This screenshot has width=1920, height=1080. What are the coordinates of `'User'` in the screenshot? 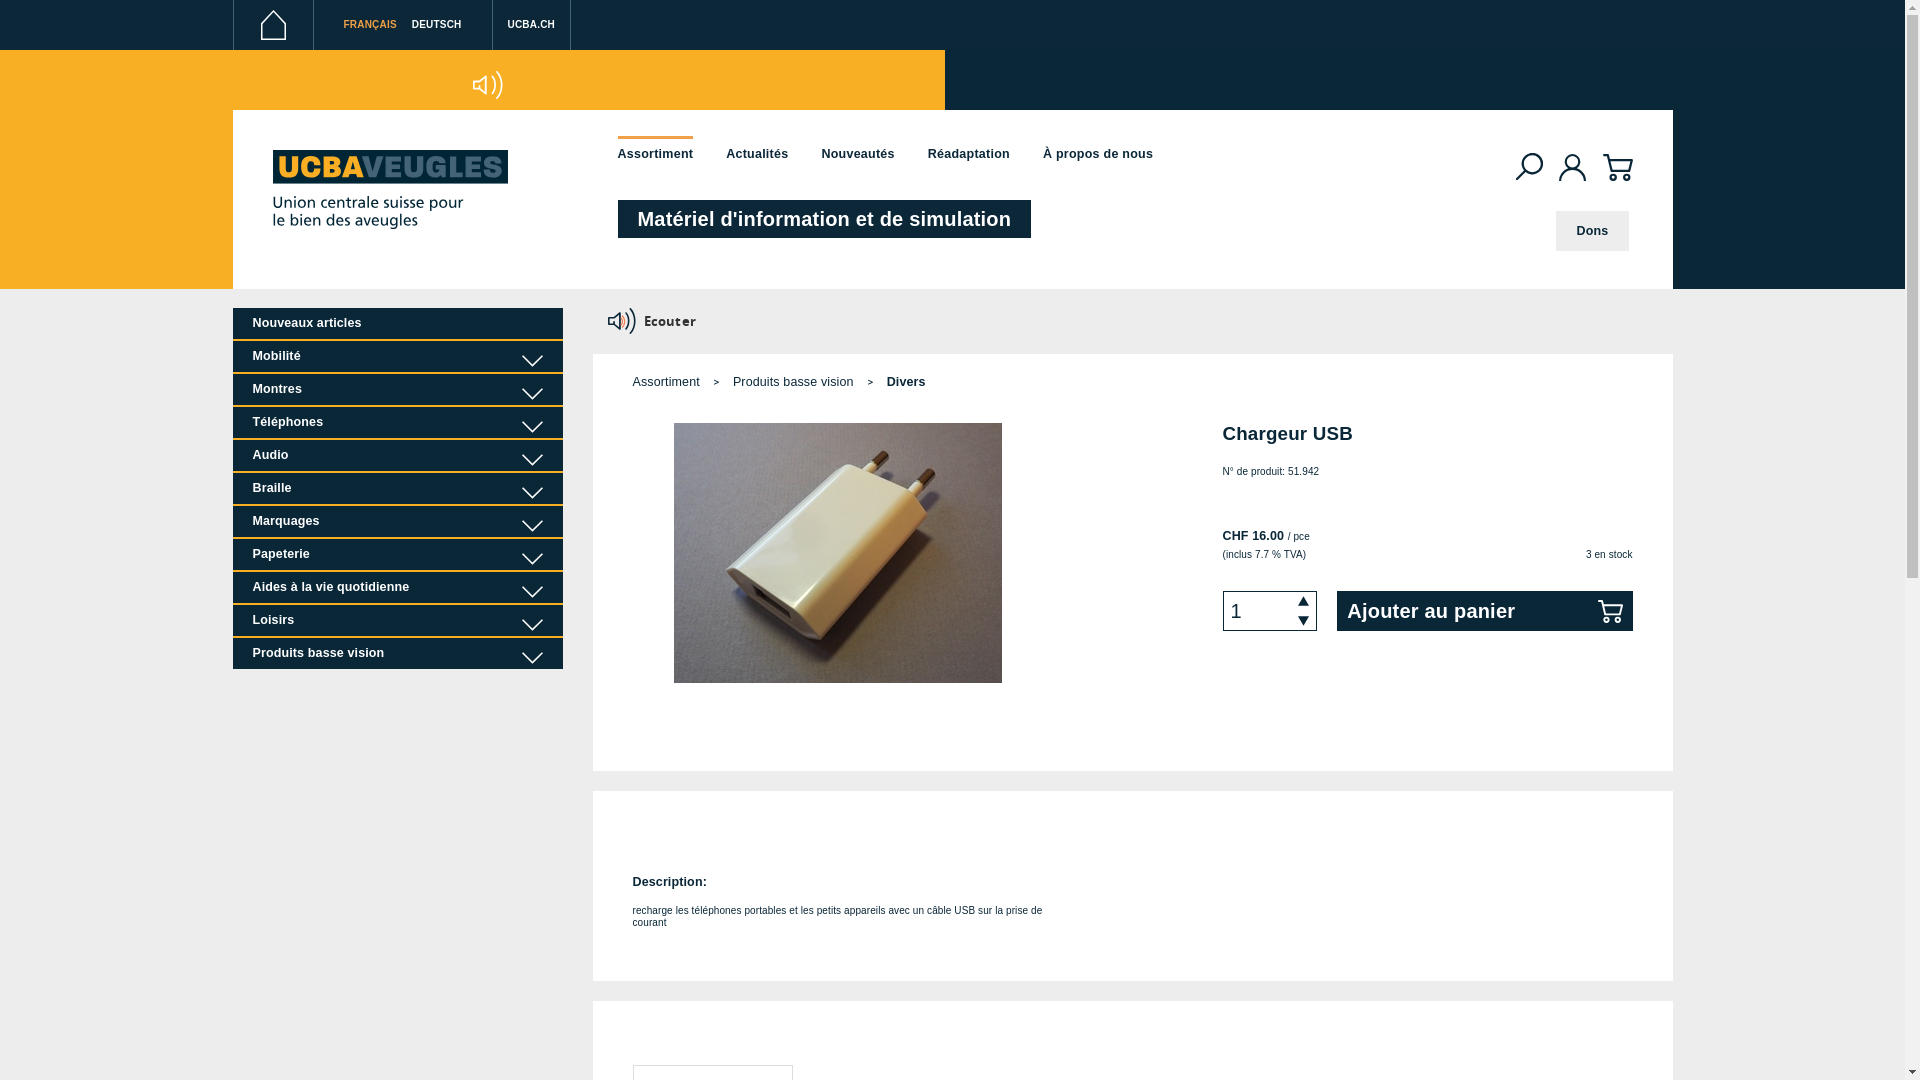 It's located at (1572, 167).